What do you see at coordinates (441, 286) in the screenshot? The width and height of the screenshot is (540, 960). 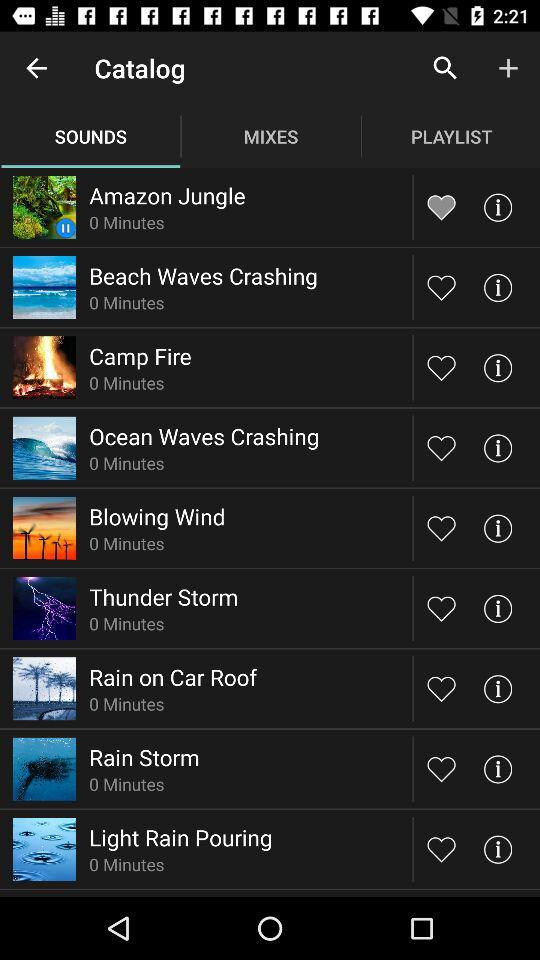 I see `button` at bounding box center [441, 286].